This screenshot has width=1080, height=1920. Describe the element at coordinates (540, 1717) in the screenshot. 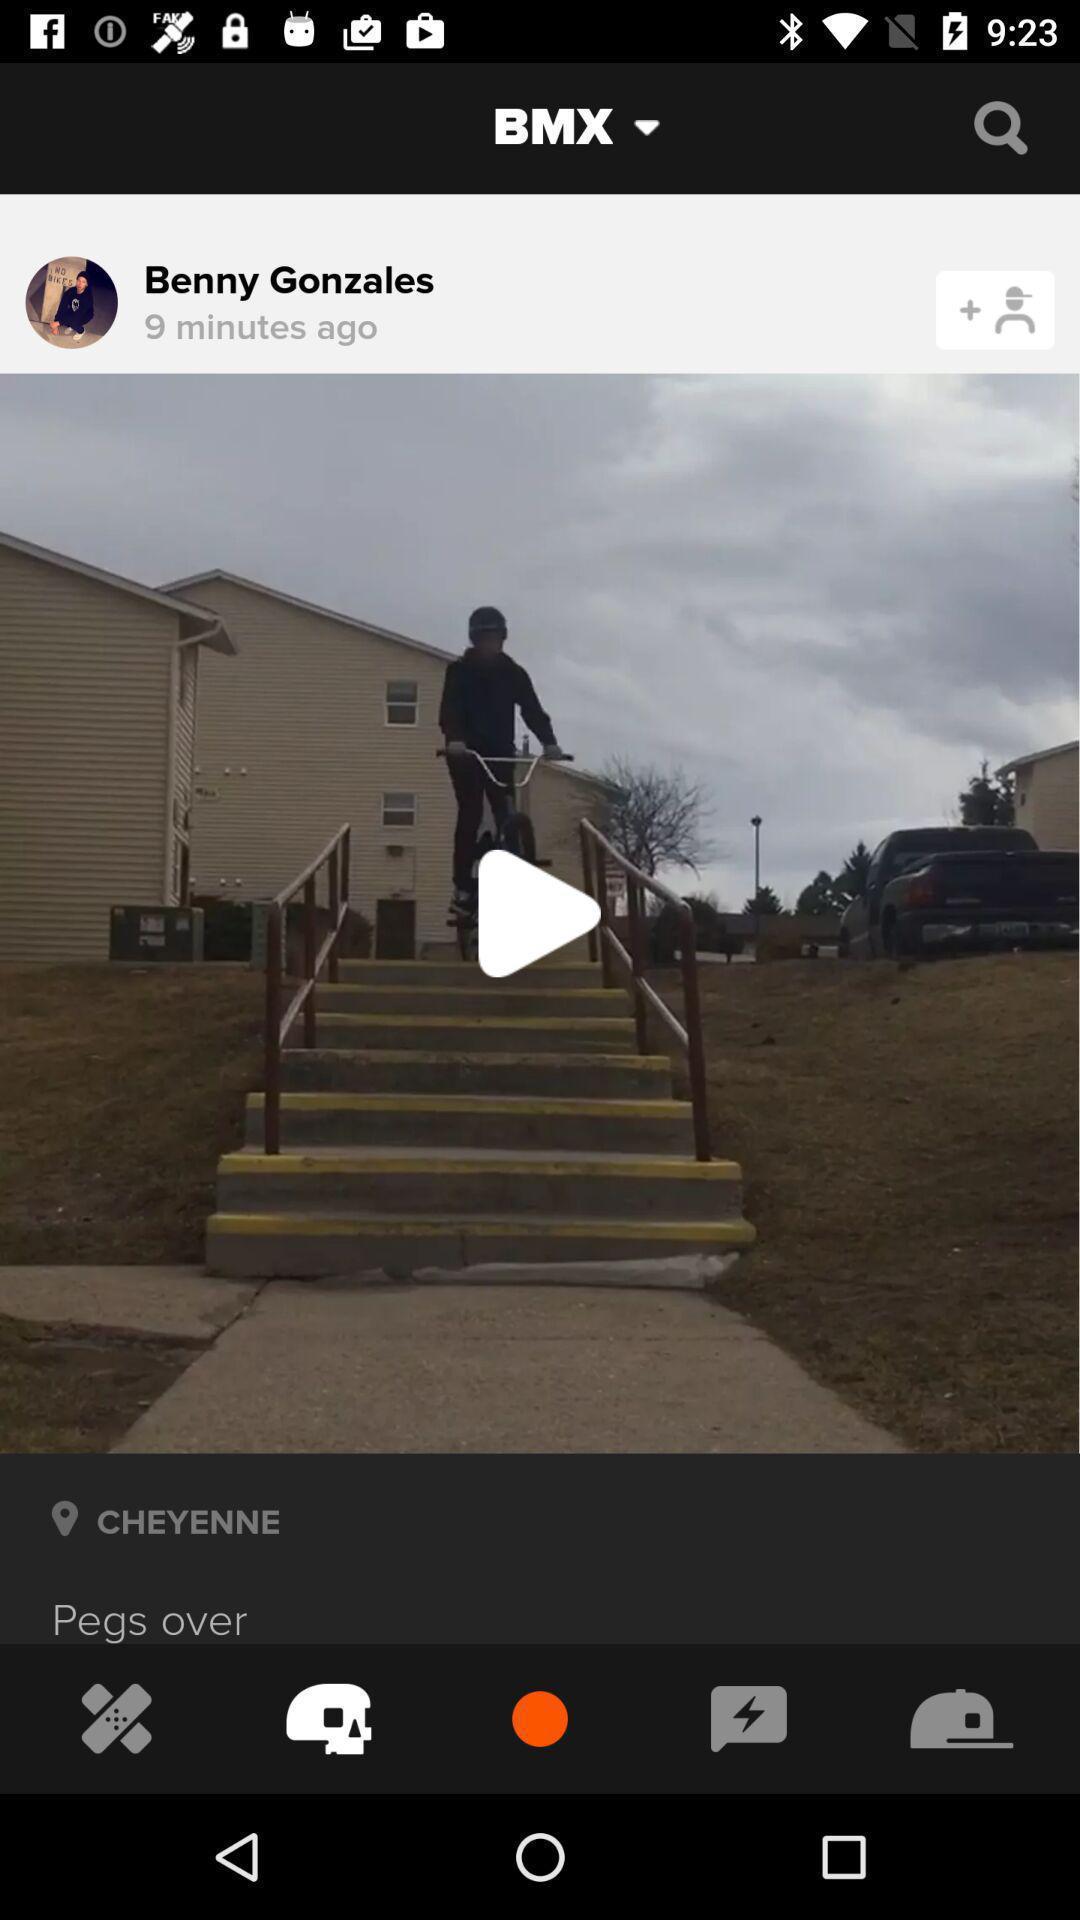

I see `the red button at the bottom of the page` at that location.